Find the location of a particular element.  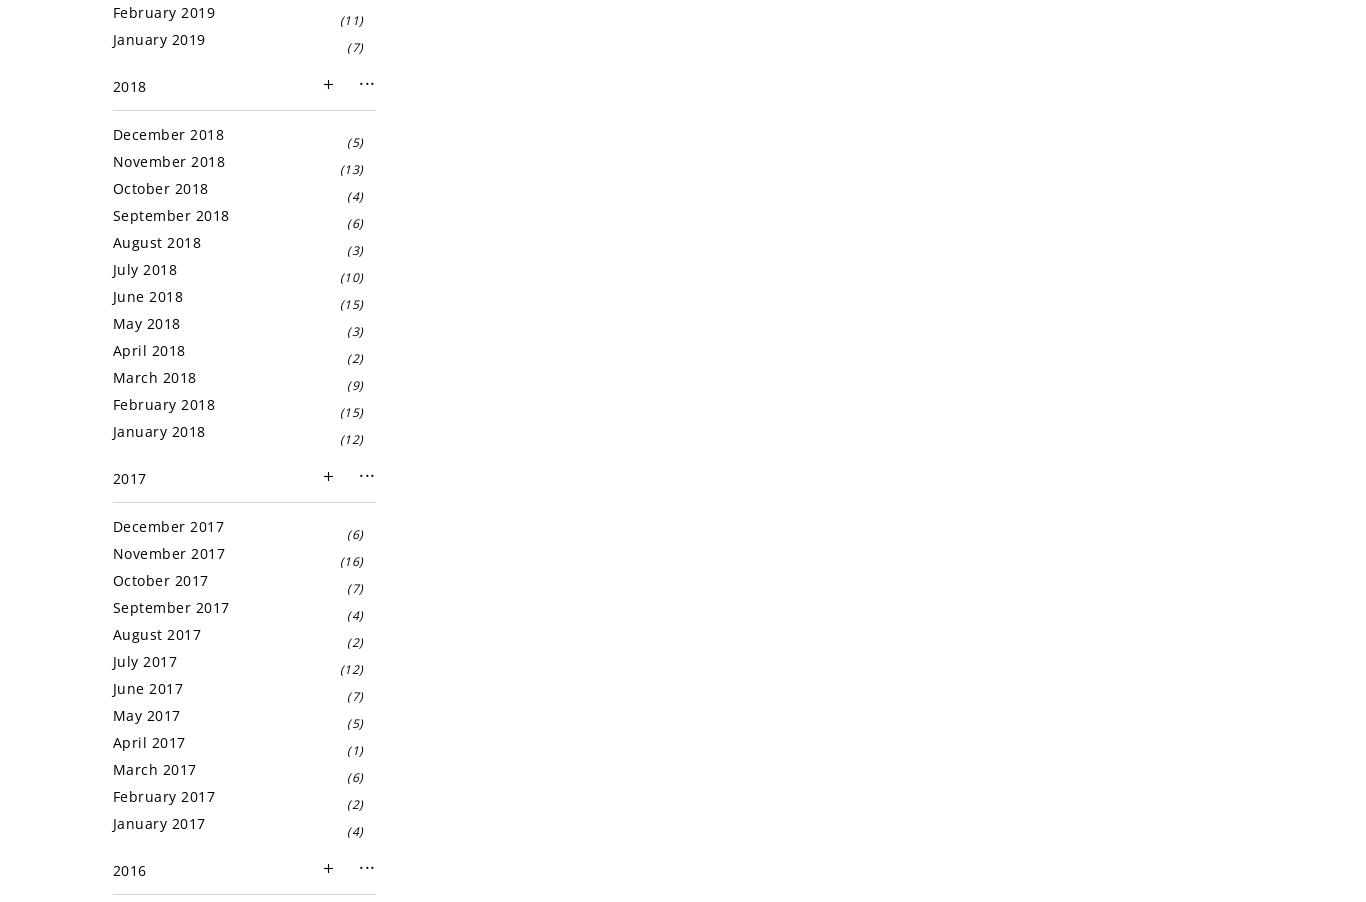

'August 2017' is located at coordinates (112, 633).